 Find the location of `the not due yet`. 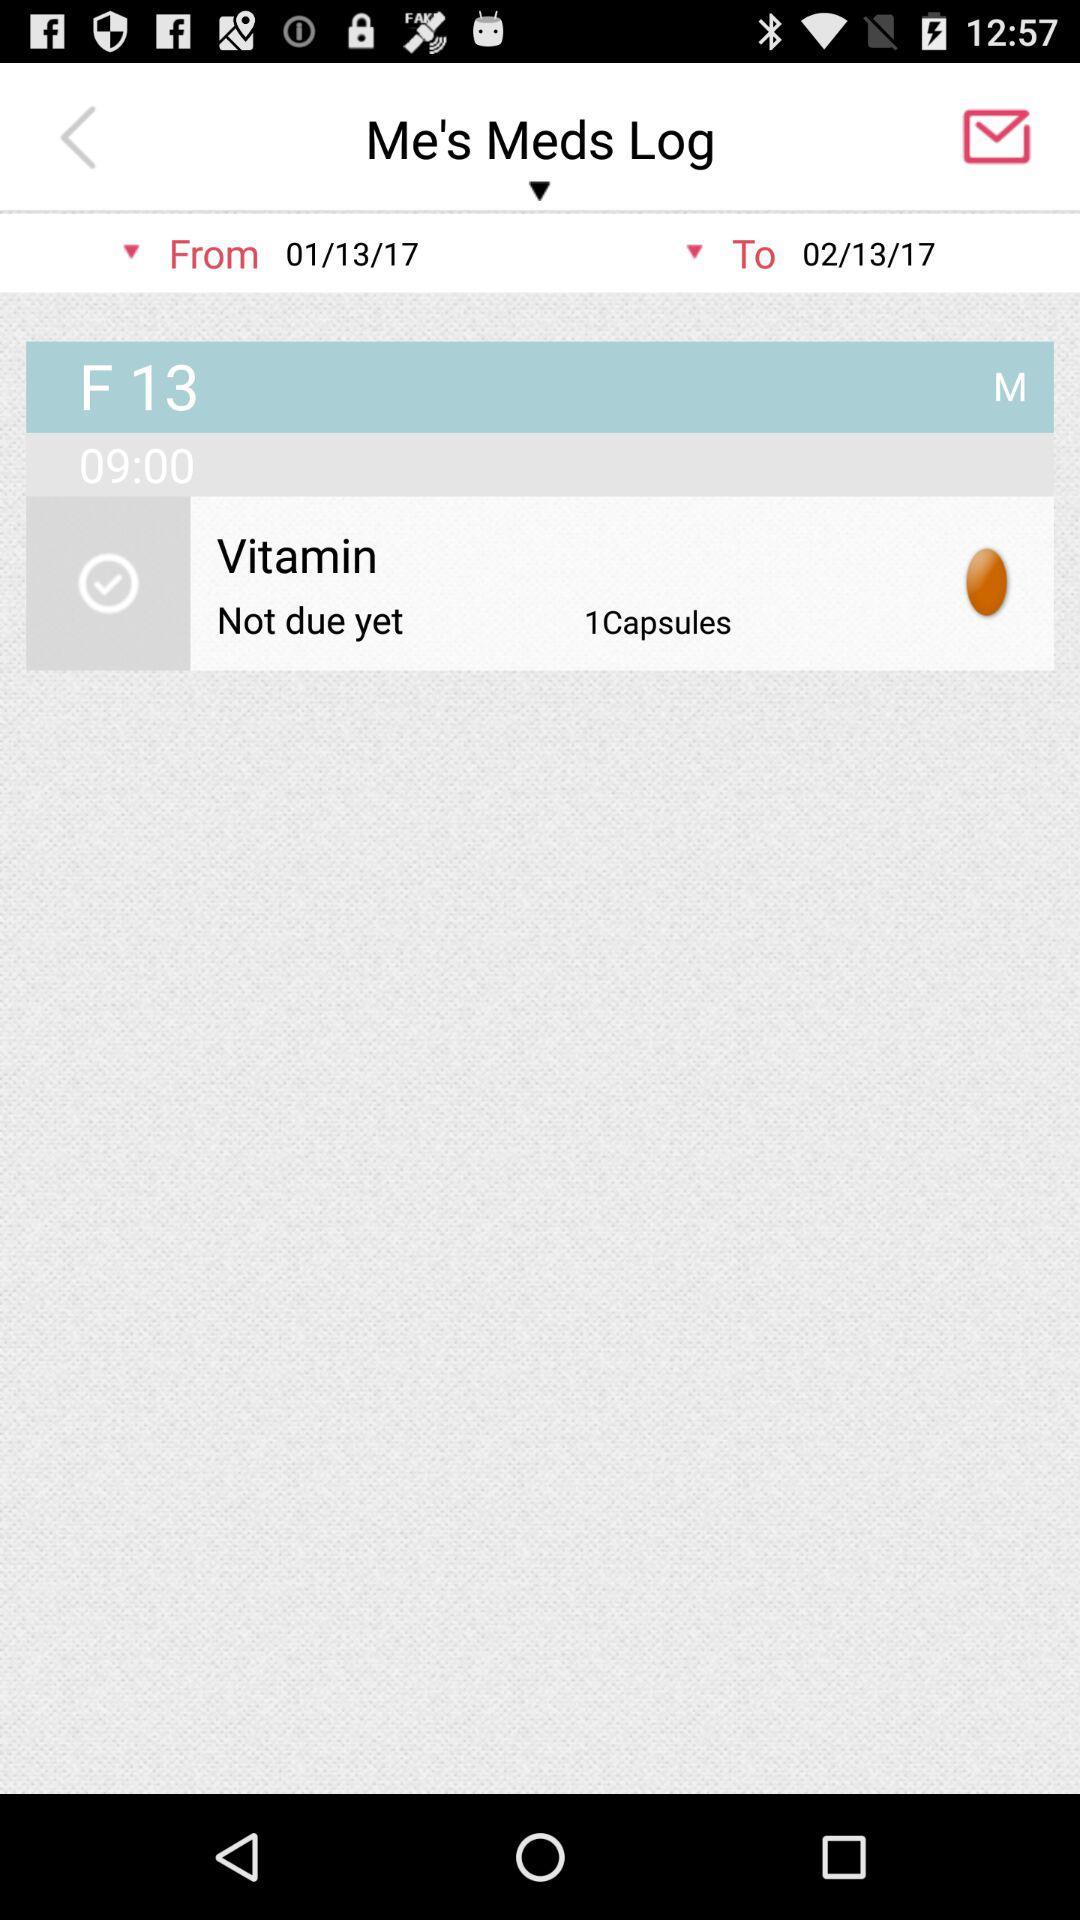

the not due yet is located at coordinates (310, 618).